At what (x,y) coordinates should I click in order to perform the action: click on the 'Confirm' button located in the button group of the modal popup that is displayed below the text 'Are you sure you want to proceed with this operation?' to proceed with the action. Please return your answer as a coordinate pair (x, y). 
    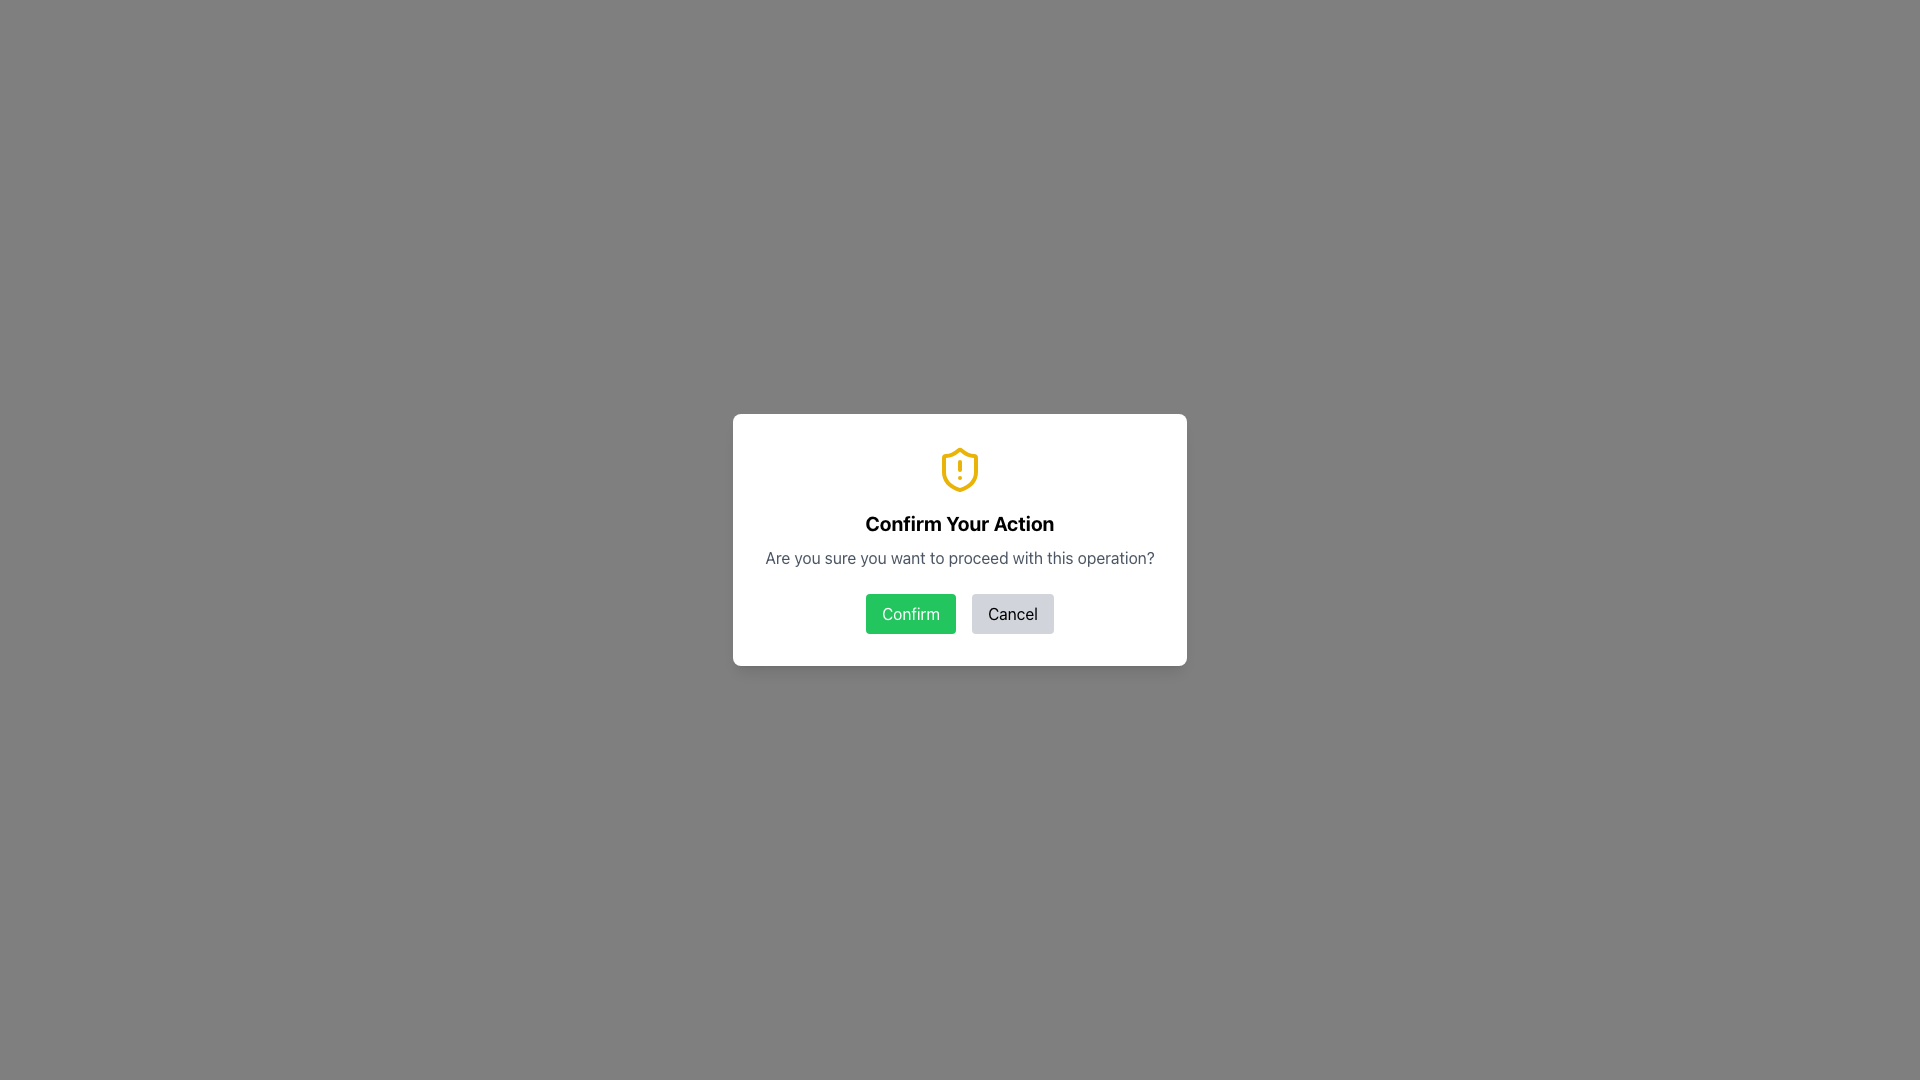
    Looking at the image, I should click on (960, 612).